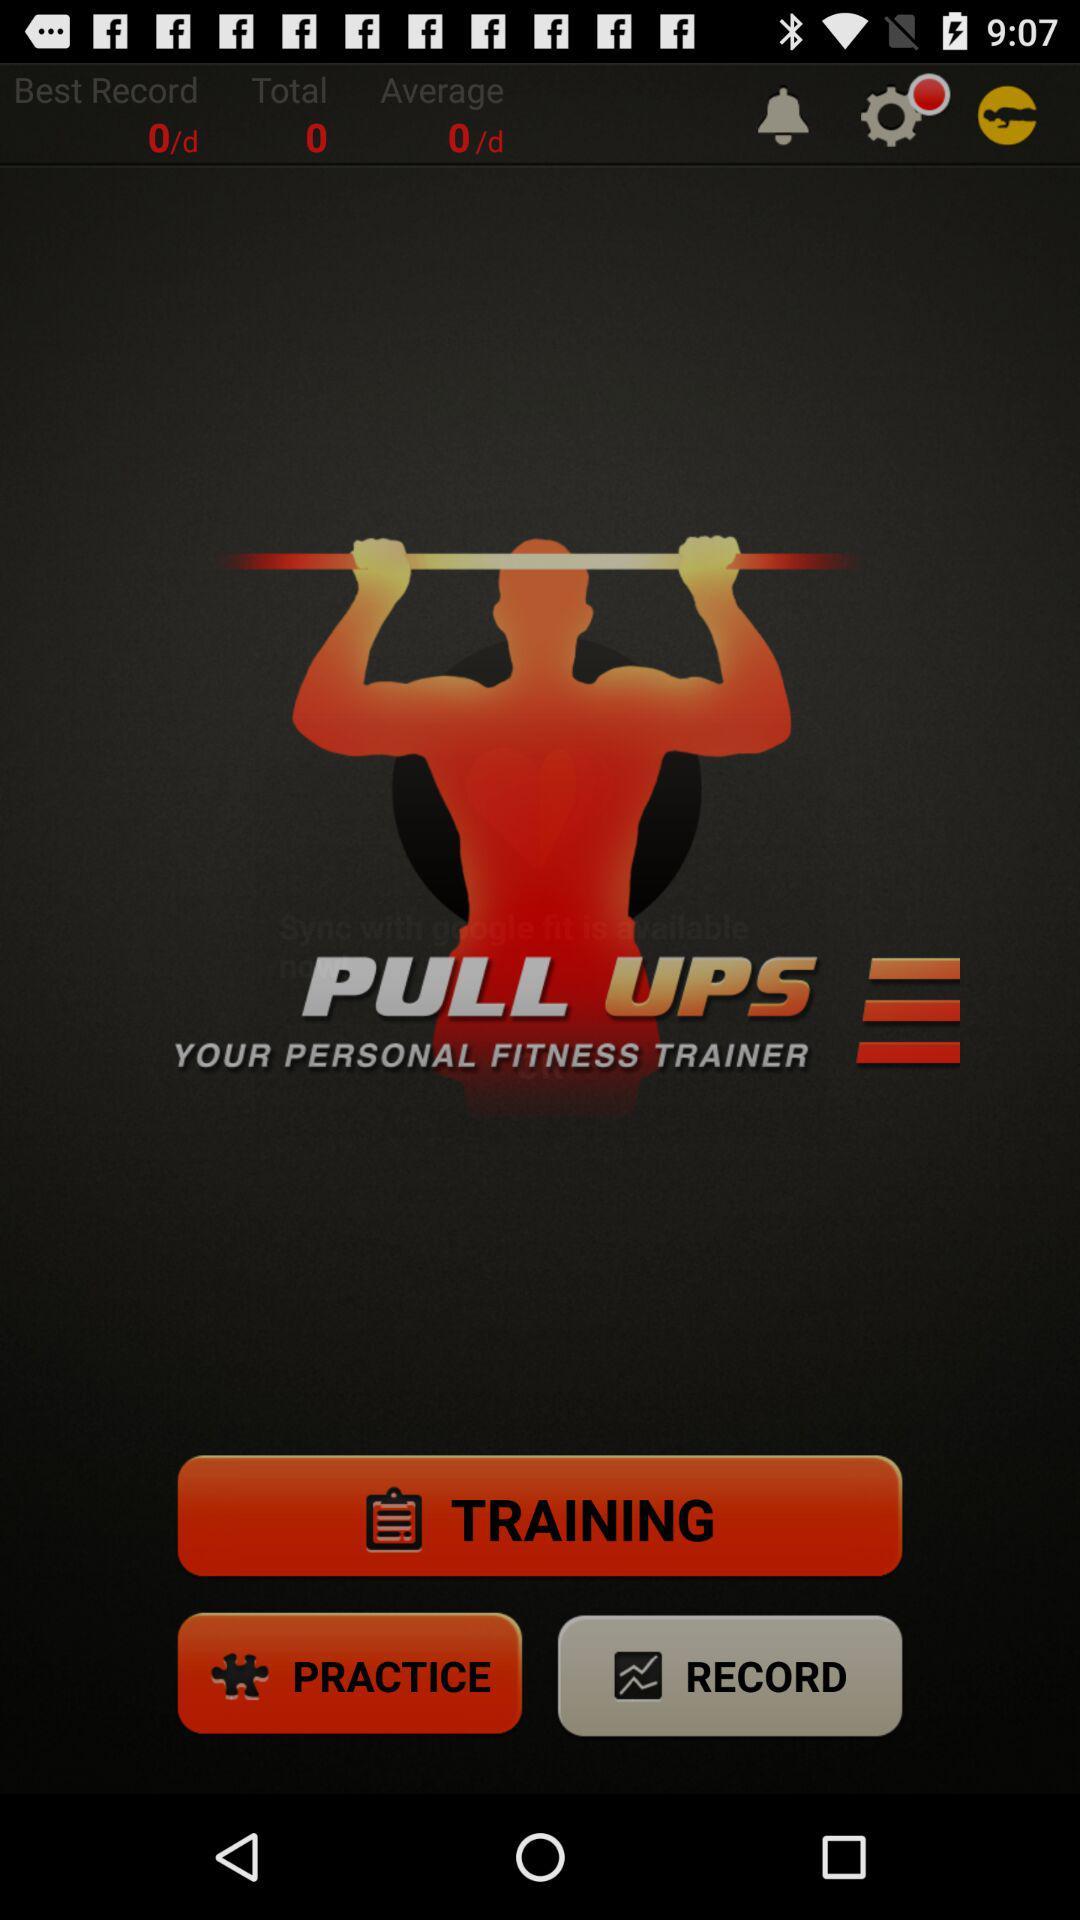 The width and height of the screenshot is (1080, 1920). What do you see at coordinates (782, 114) in the screenshot?
I see `the icon next to average item` at bounding box center [782, 114].